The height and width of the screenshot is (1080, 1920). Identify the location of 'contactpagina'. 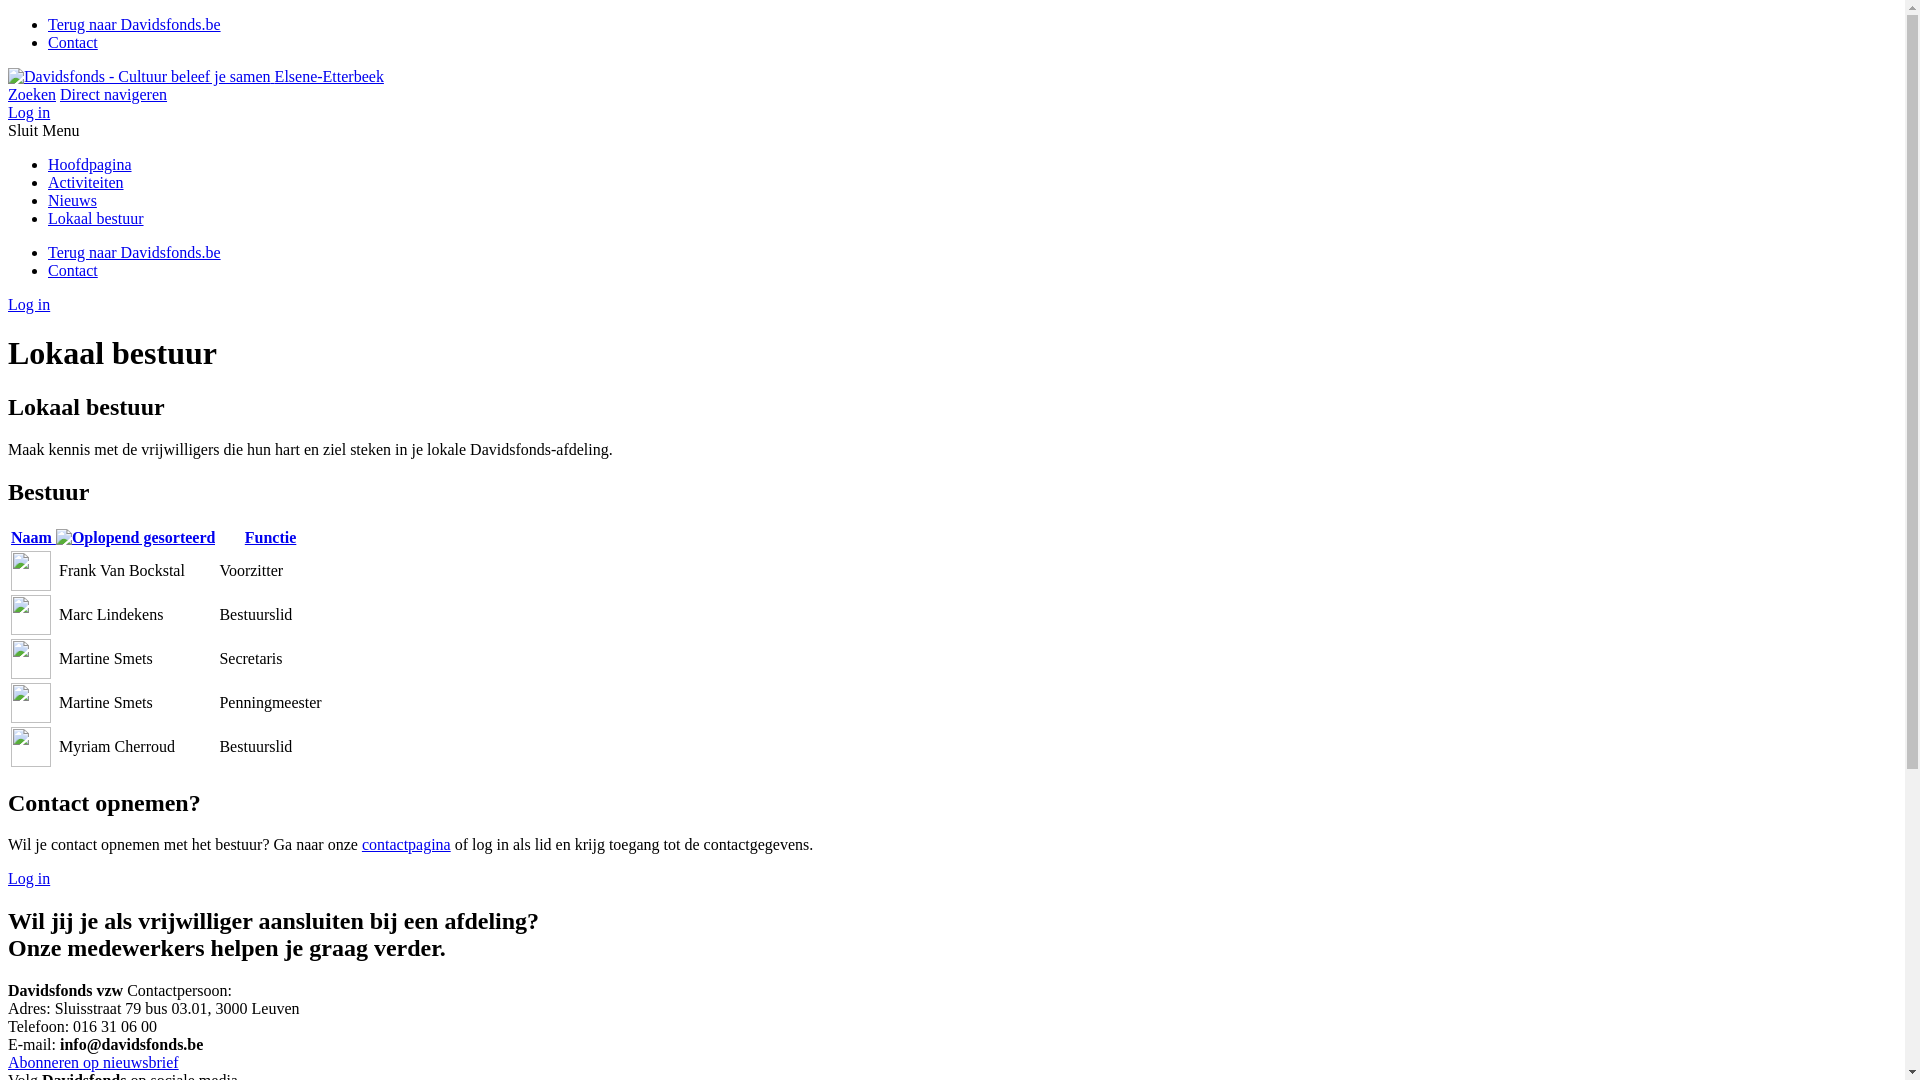
(405, 844).